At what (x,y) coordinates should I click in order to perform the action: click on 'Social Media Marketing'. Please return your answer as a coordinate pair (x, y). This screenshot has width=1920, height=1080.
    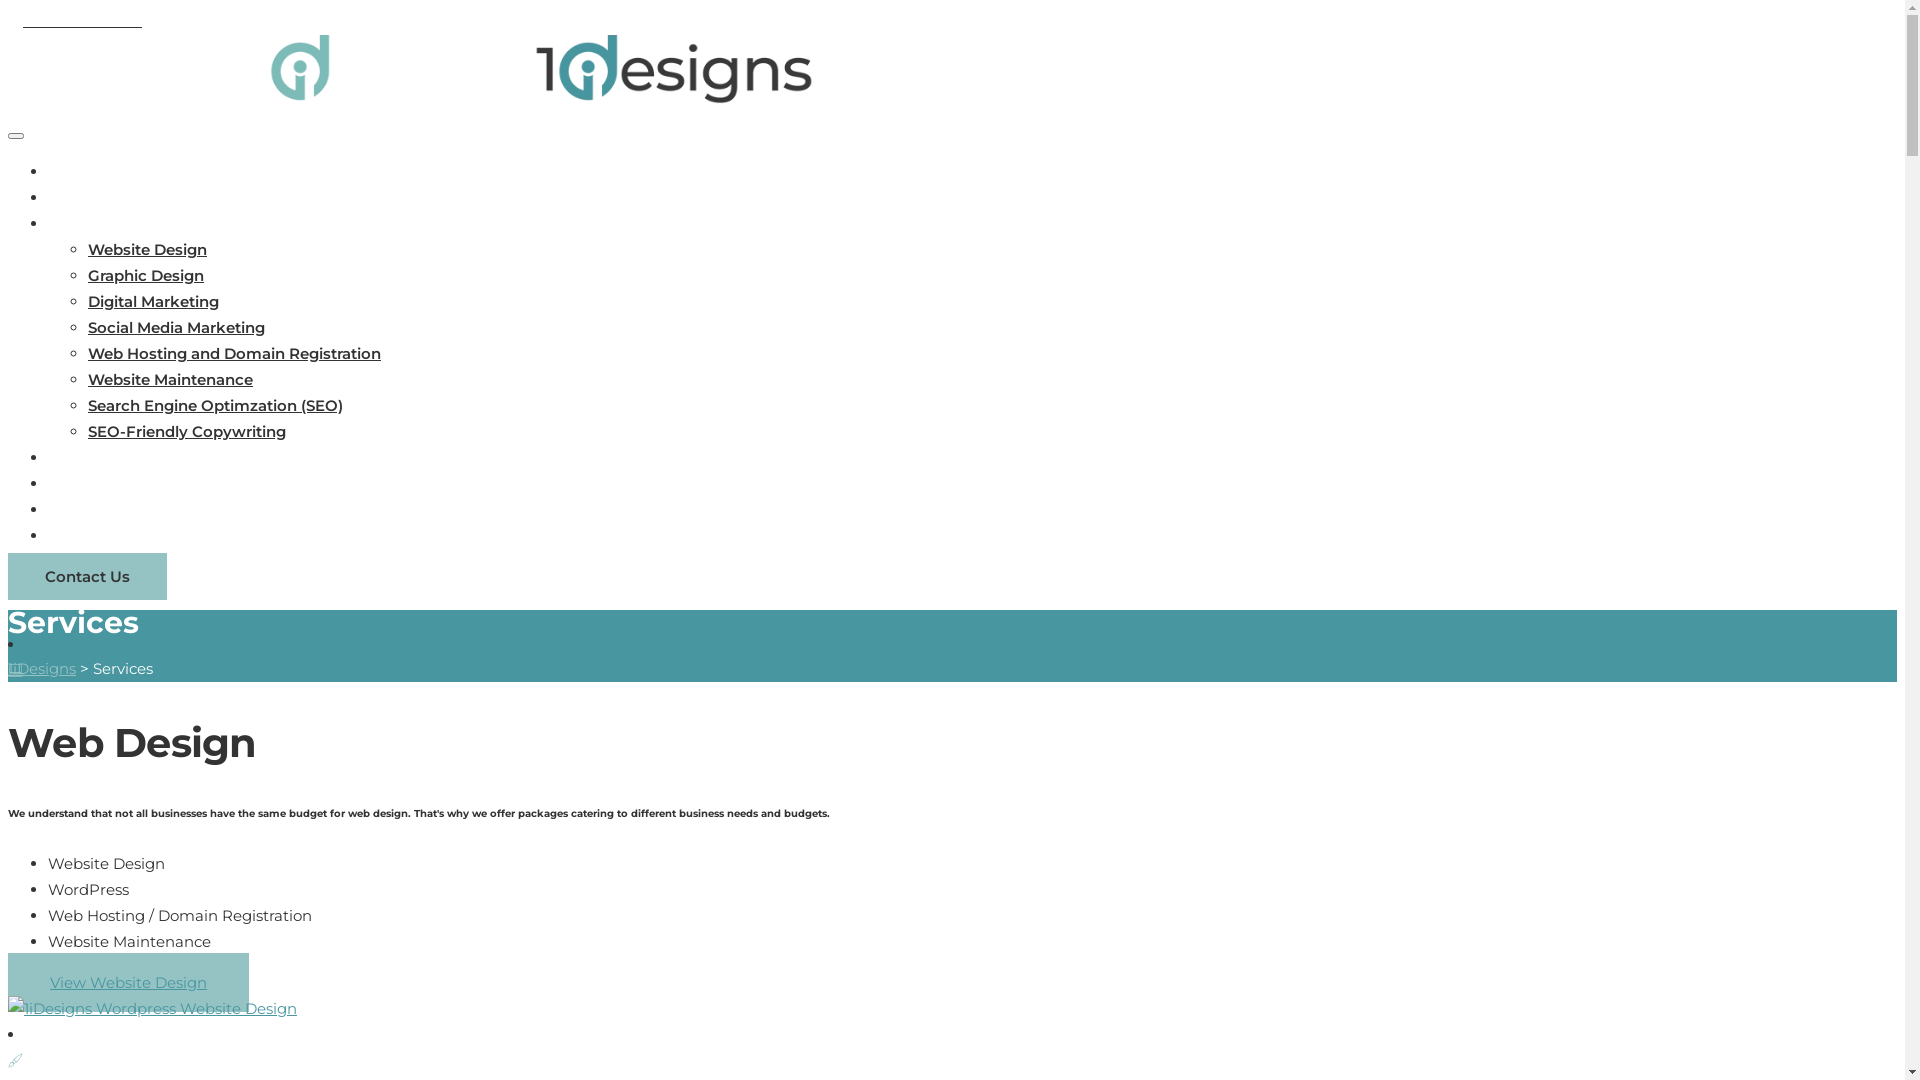
    Looking at the image, I should click on (176, 326).